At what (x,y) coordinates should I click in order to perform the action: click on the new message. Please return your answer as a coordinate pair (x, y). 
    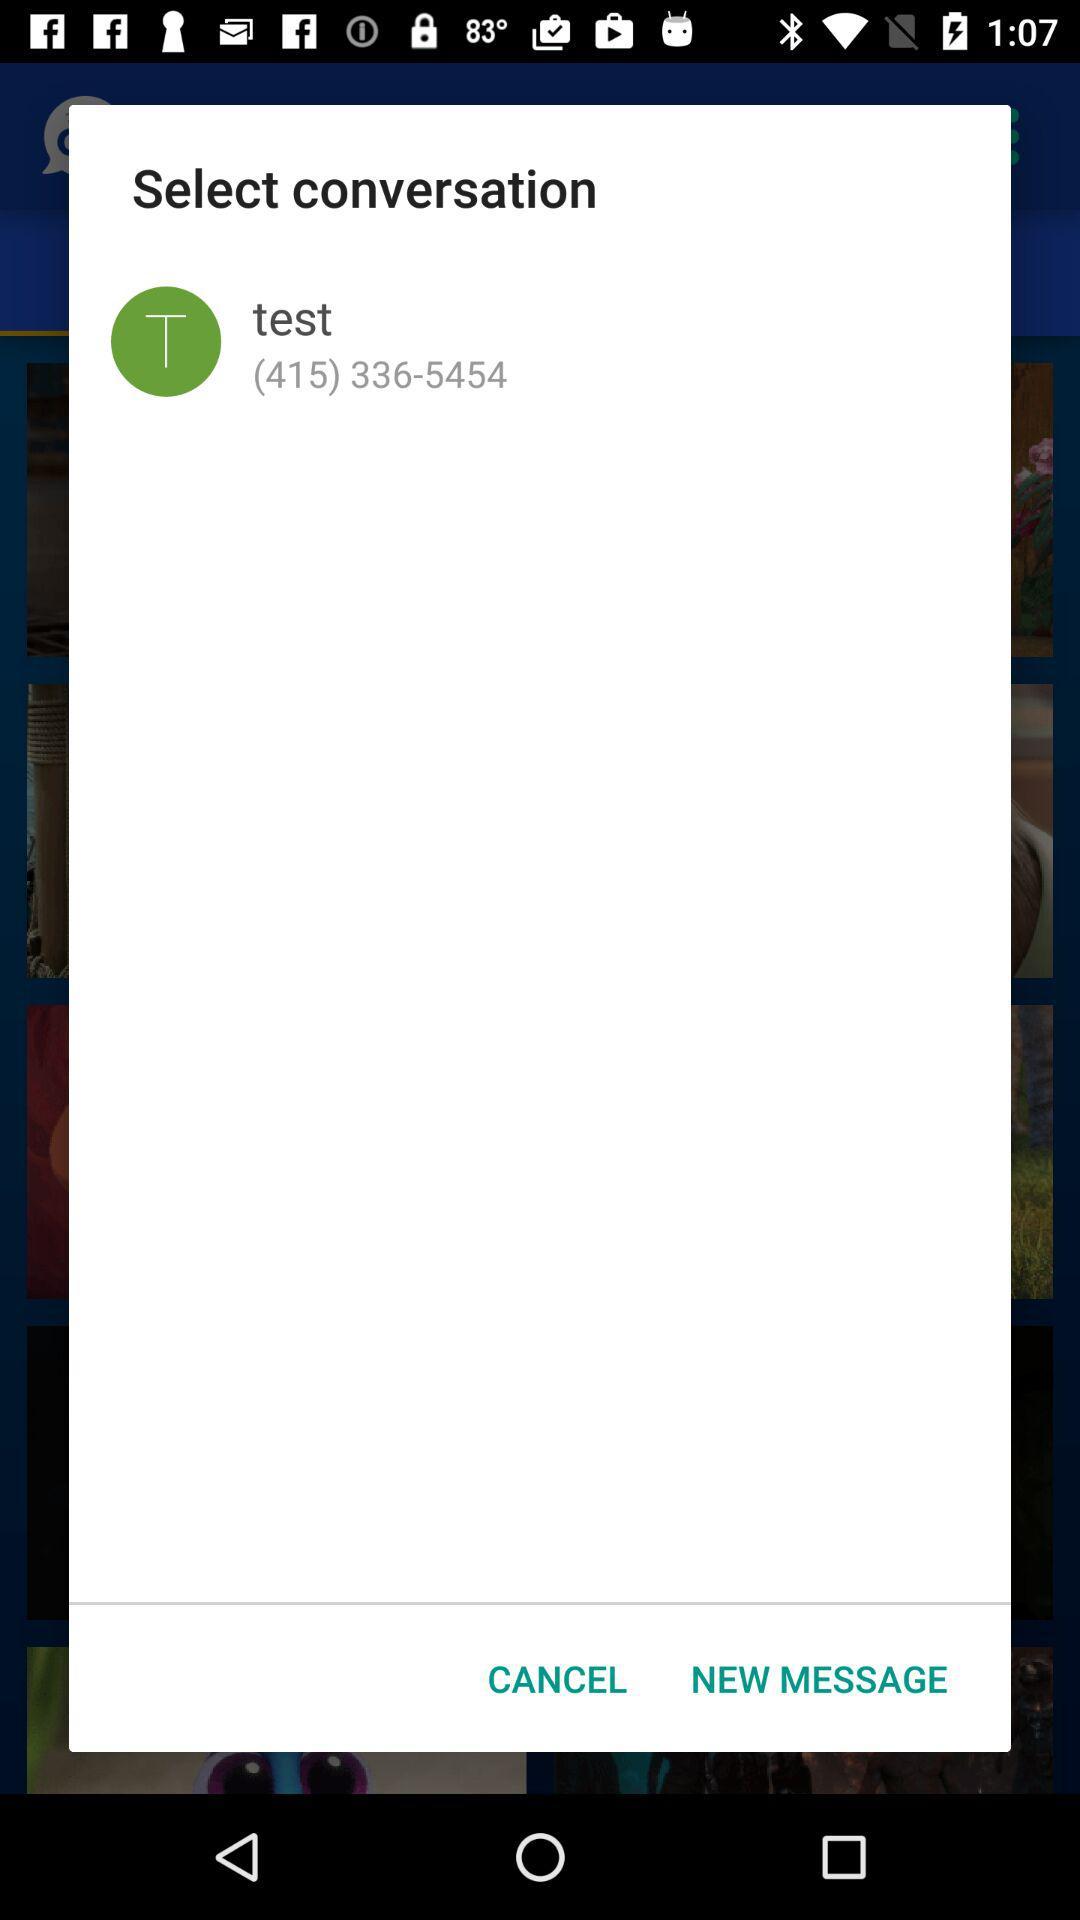
    Looking at the image, I should click on (819, 1678).